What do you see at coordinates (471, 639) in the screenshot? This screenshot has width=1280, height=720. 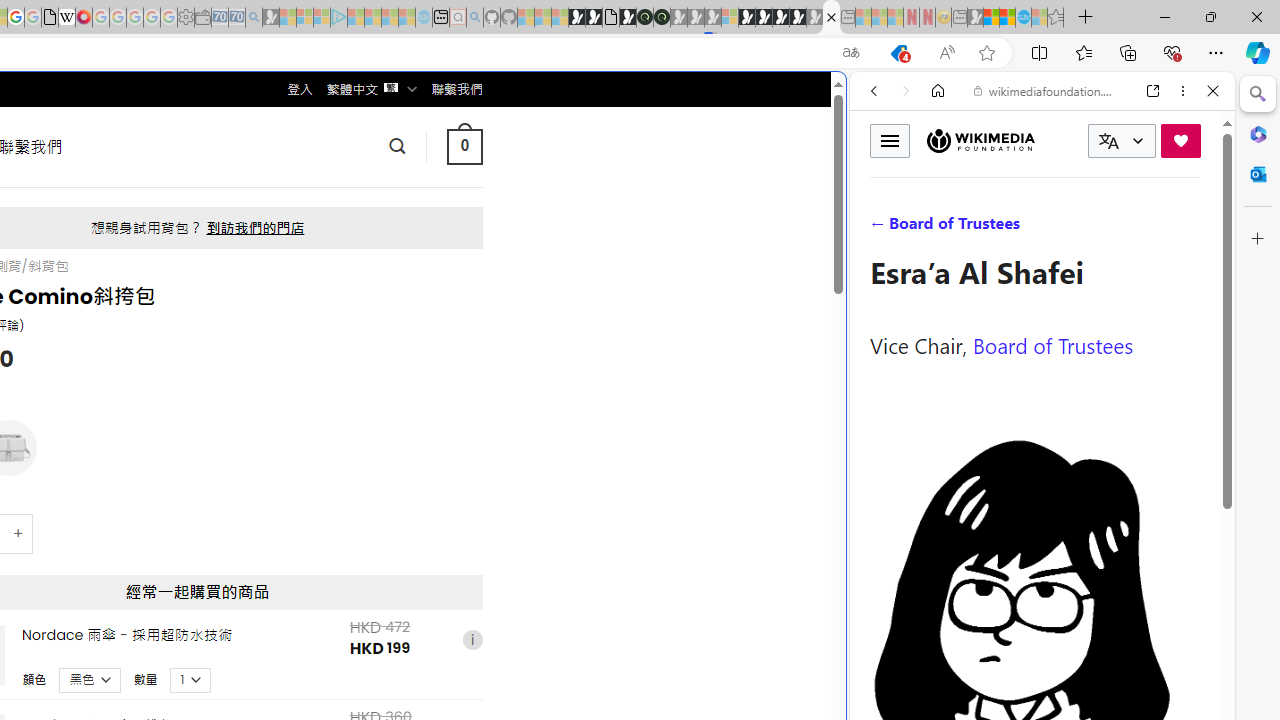 I see `'i'` at bounding box center [471, 639].